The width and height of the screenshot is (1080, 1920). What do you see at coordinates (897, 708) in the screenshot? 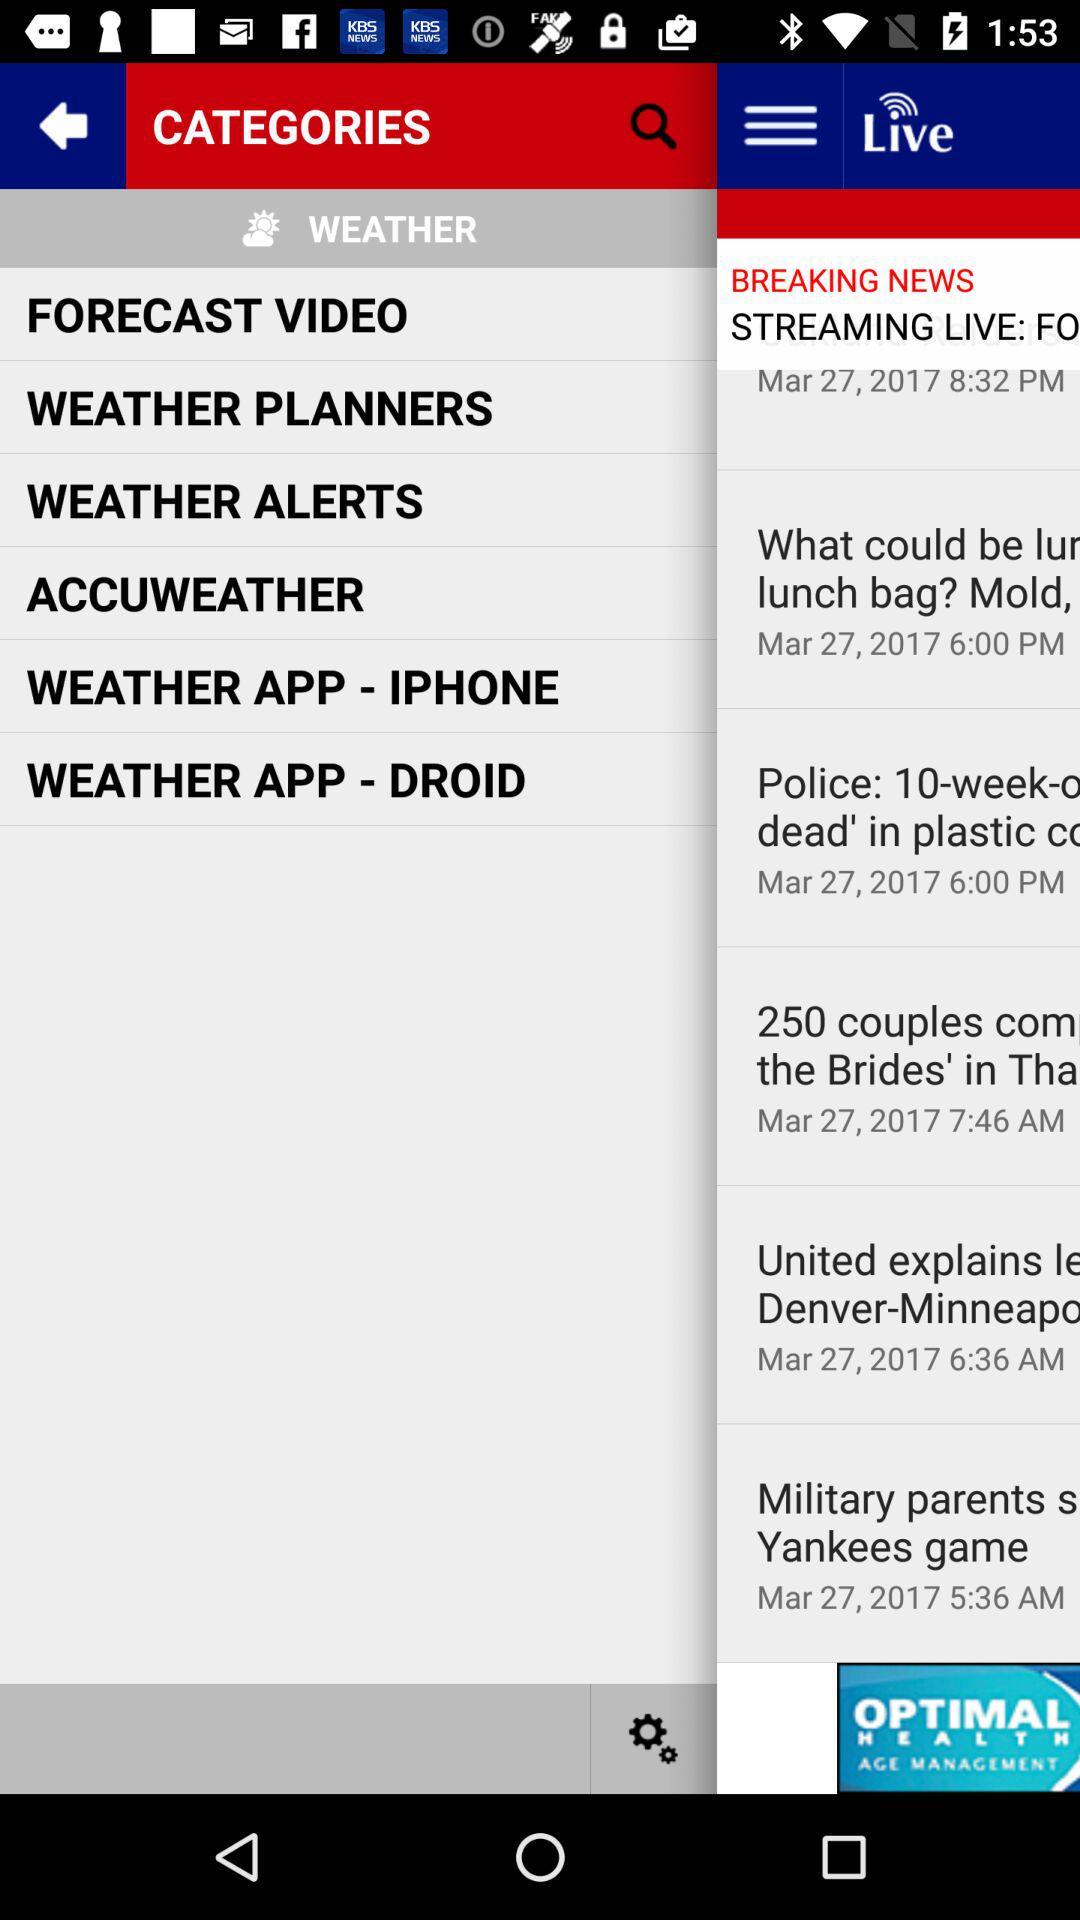
I see `app below mar 27 2017` at bounding box center [897, 708].